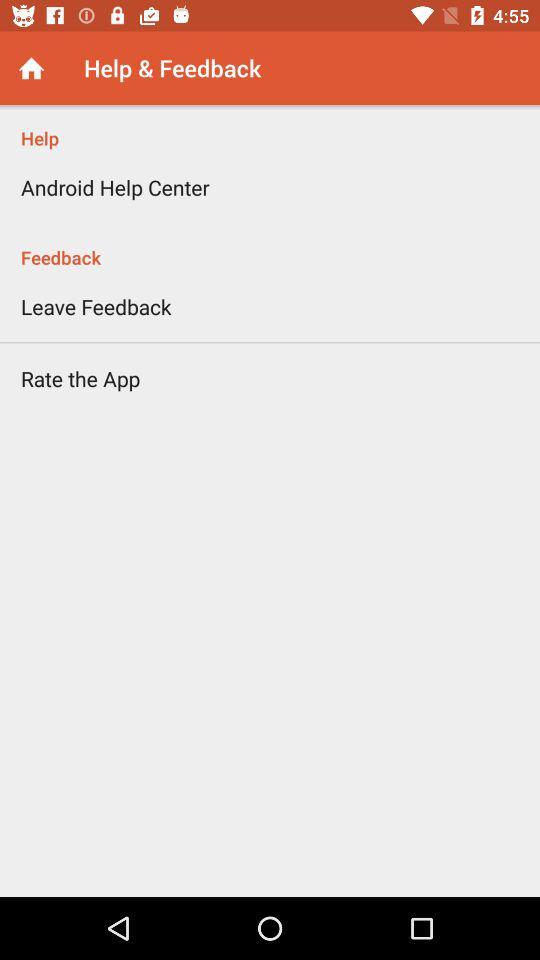 The height and width of the screenshot is (960, 540). I want to click on the leave feedback icon, so click(95, 306).